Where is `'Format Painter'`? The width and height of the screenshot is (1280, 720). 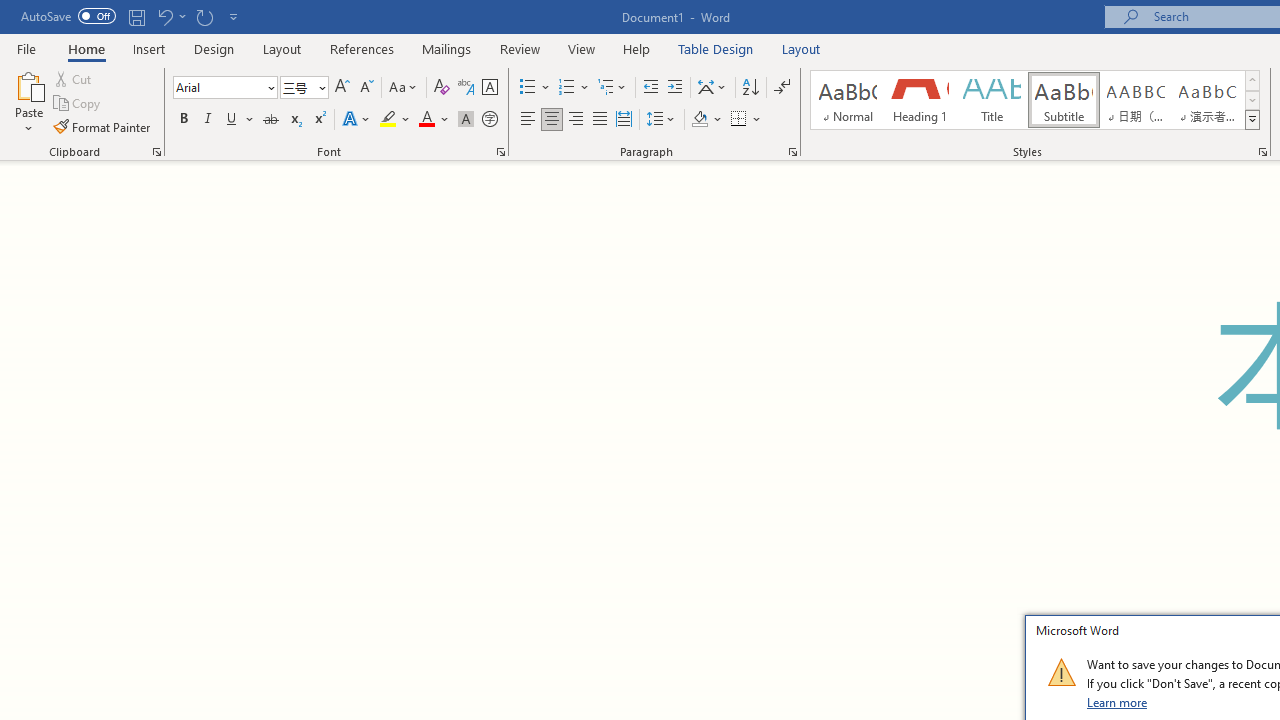 'Format Painter' is located at coordinates (102, 127).